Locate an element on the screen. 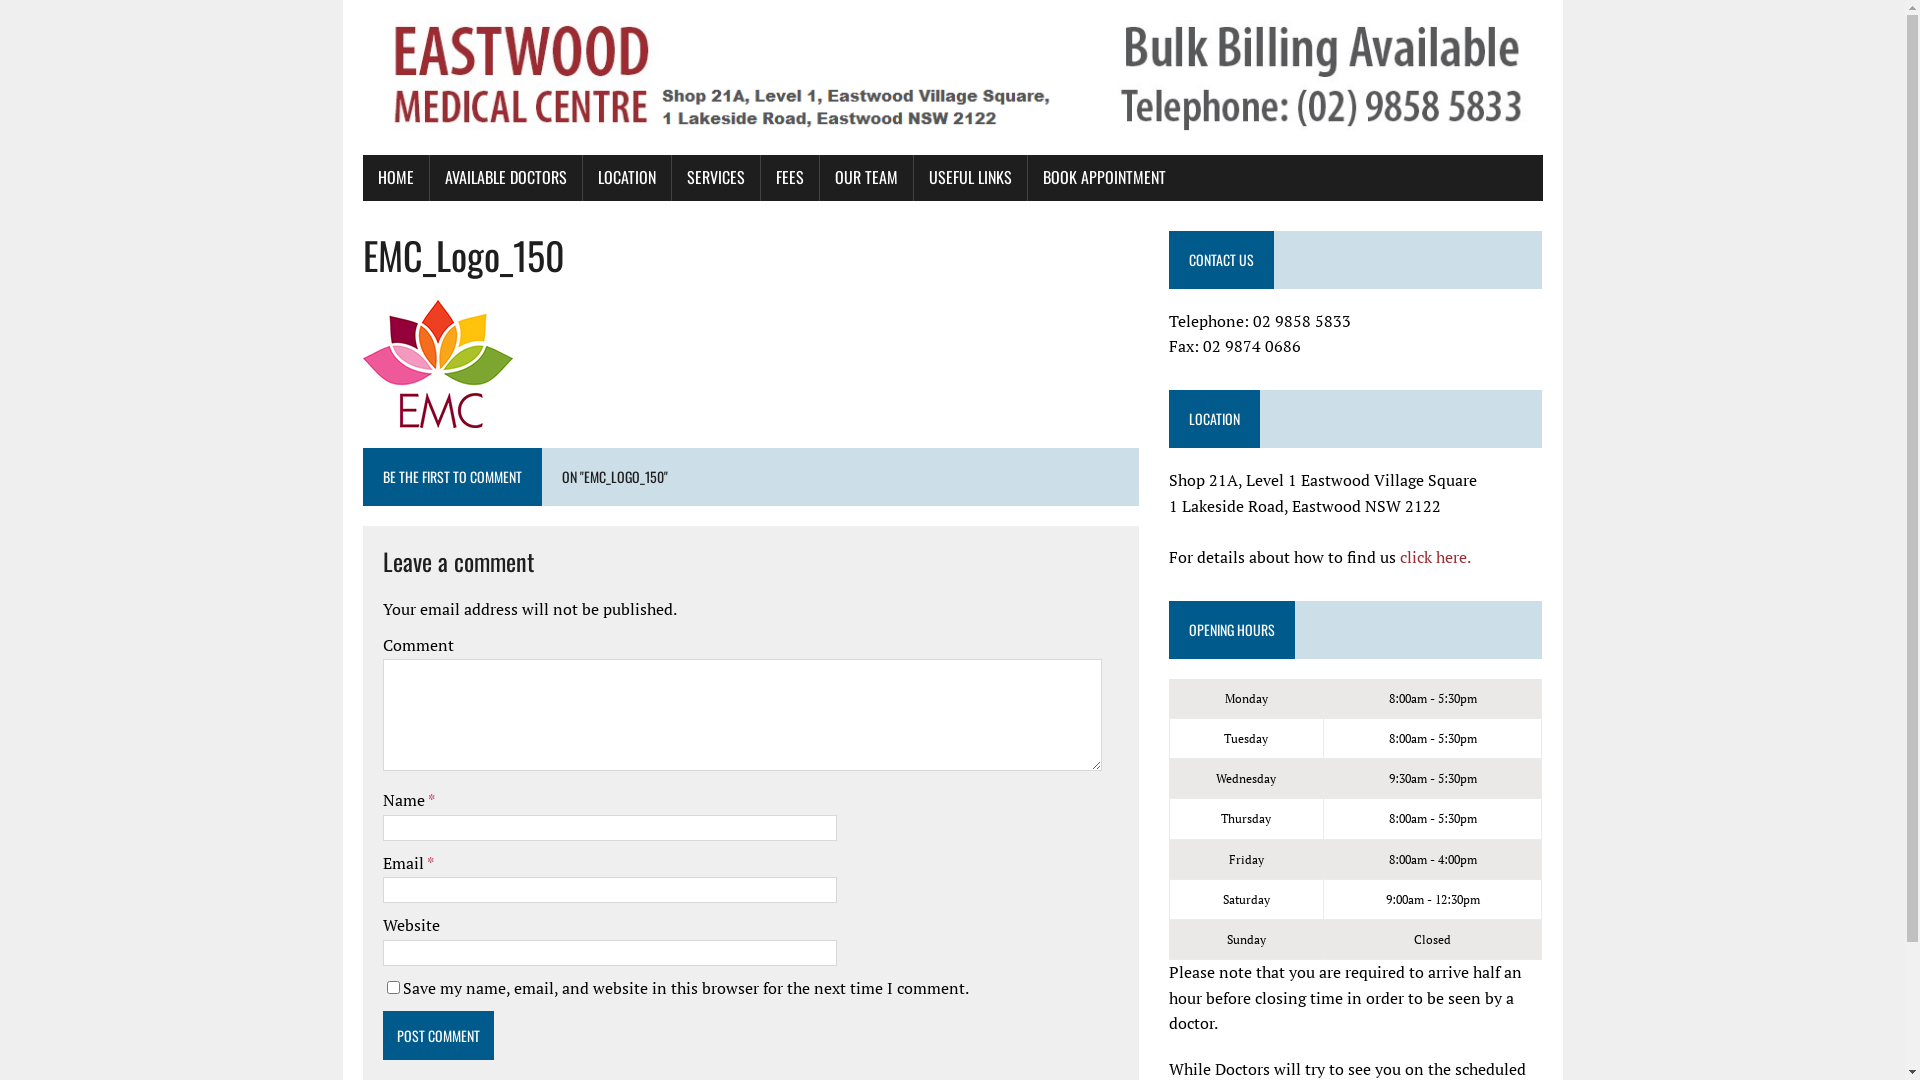  'OUR TEAM' is located at coordinates (866, 176).